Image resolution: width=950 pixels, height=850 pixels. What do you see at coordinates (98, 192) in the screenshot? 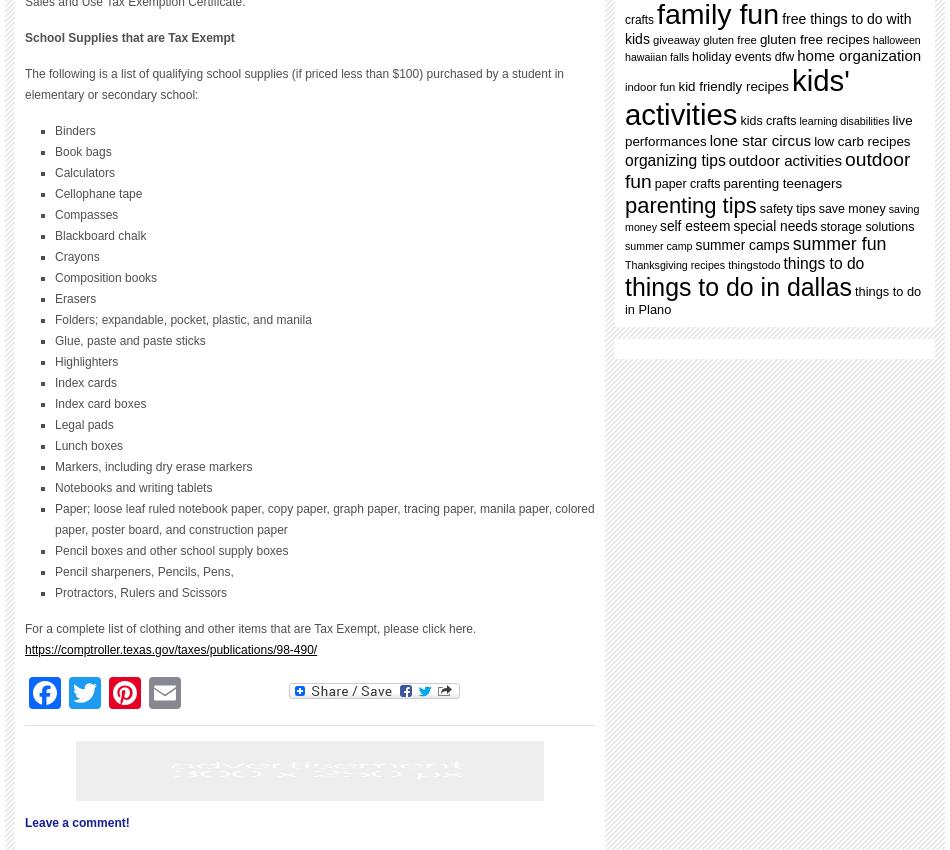
I see `'Cellophane tape'` at bounding box center [98, 192].